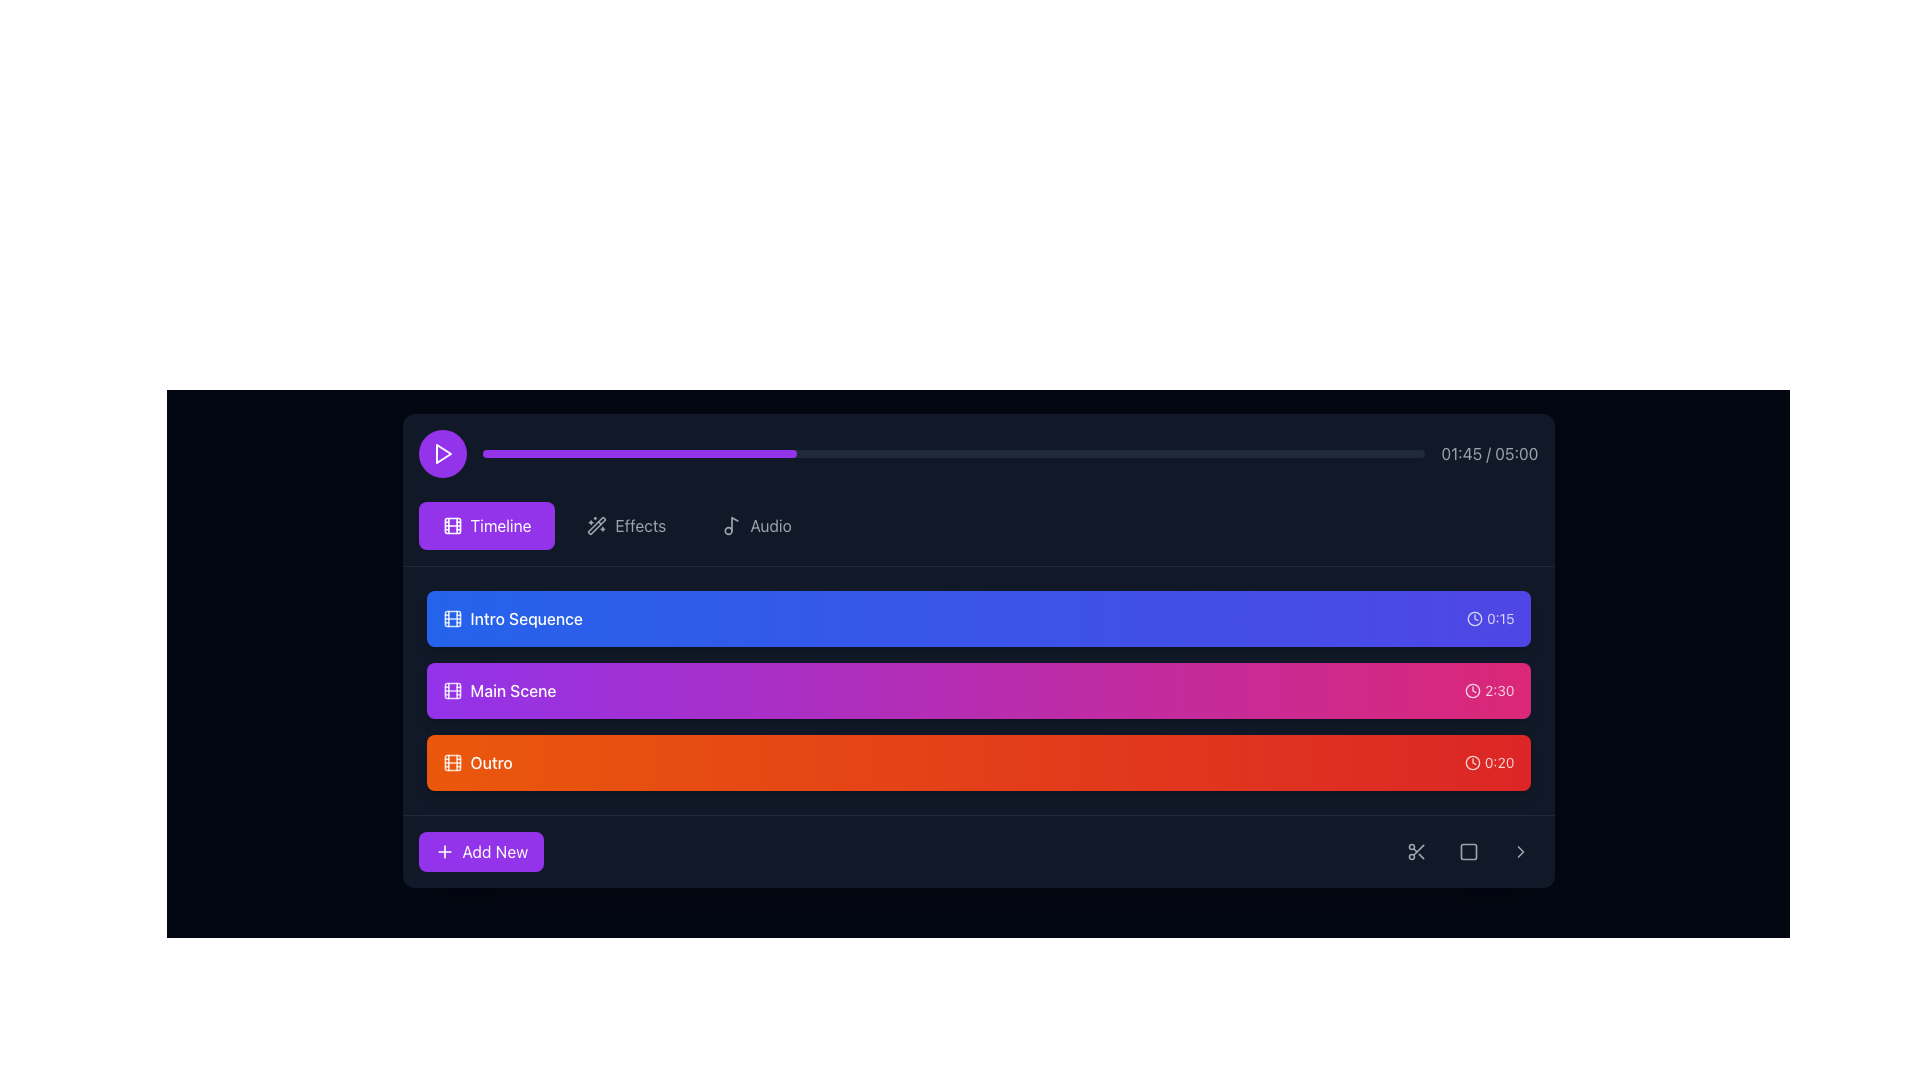  What do you see at coordinates (499, 689) in the screenshot?
I see `the 'Main Scene' button, which is a text label with a film reel icon` at bounding box center [499, 689].